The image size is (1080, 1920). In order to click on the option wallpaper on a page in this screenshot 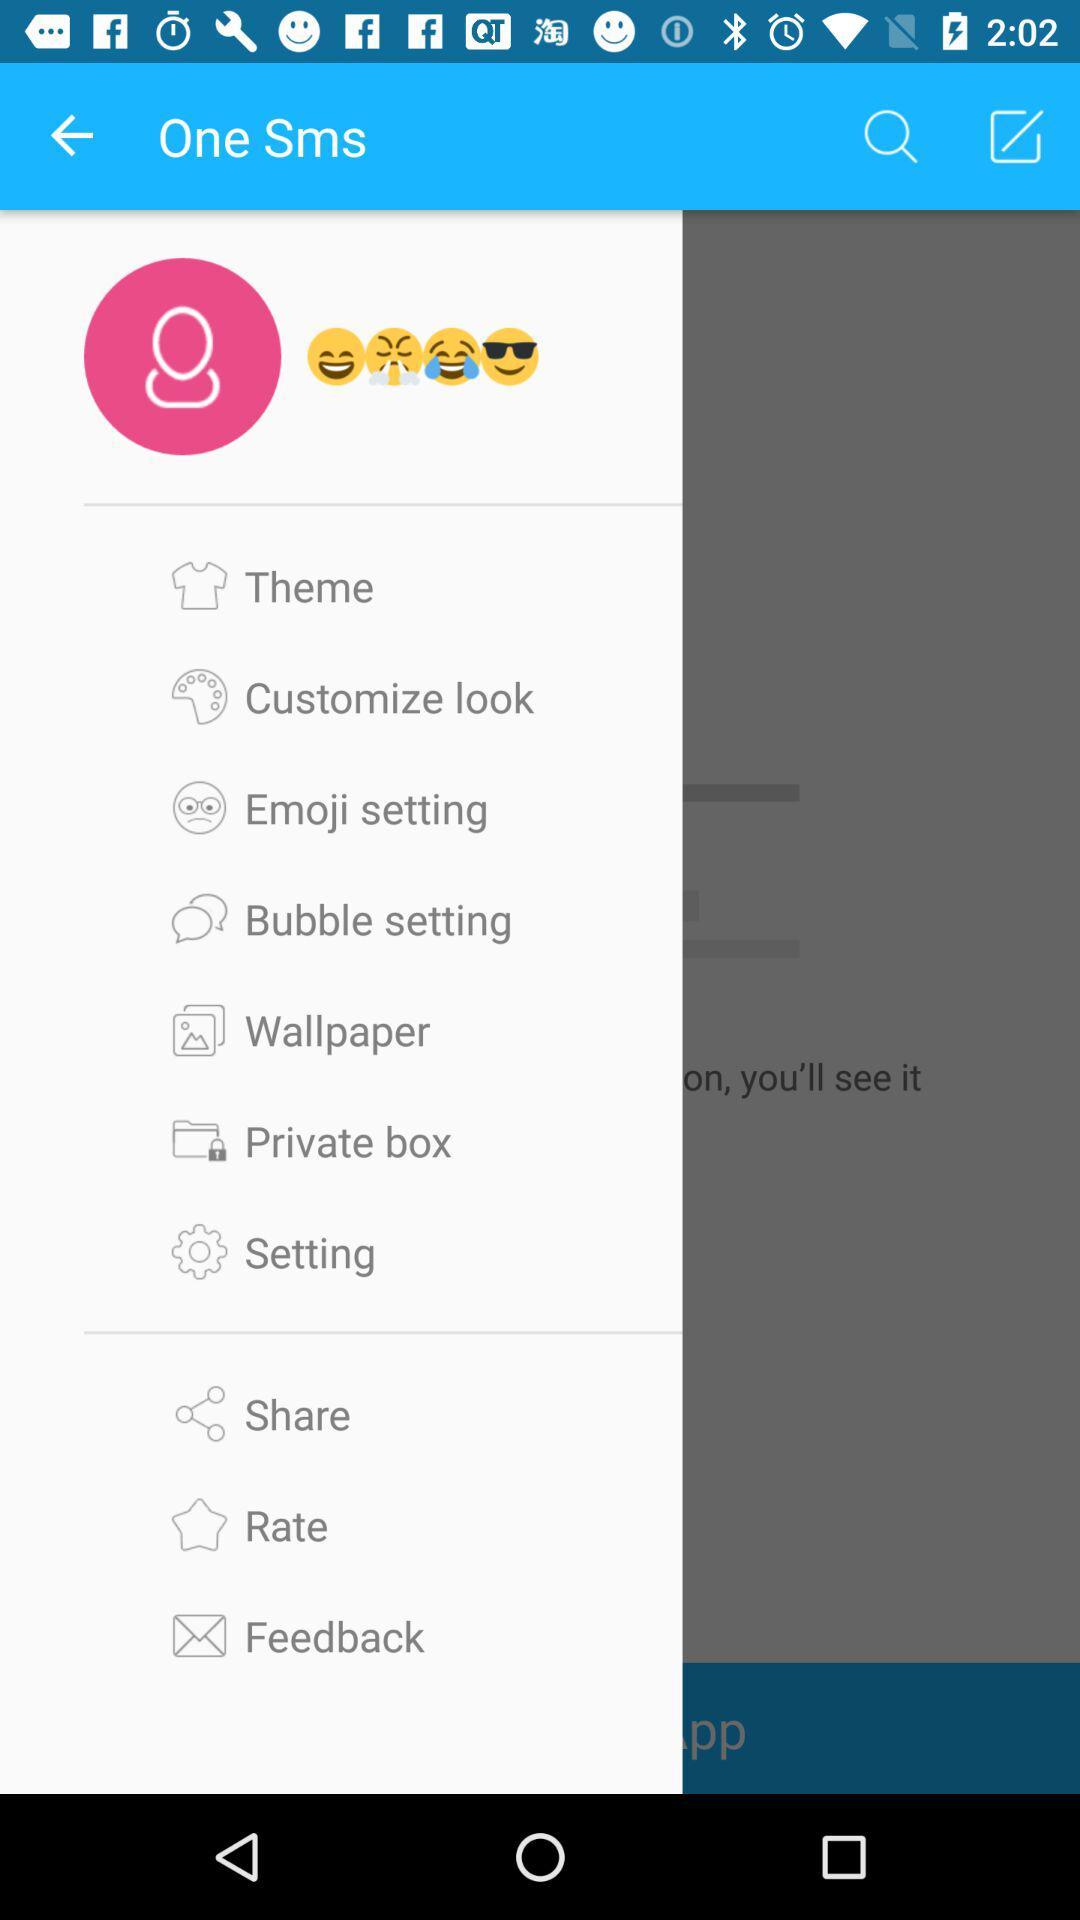, I will do `click(383, 1029)`.